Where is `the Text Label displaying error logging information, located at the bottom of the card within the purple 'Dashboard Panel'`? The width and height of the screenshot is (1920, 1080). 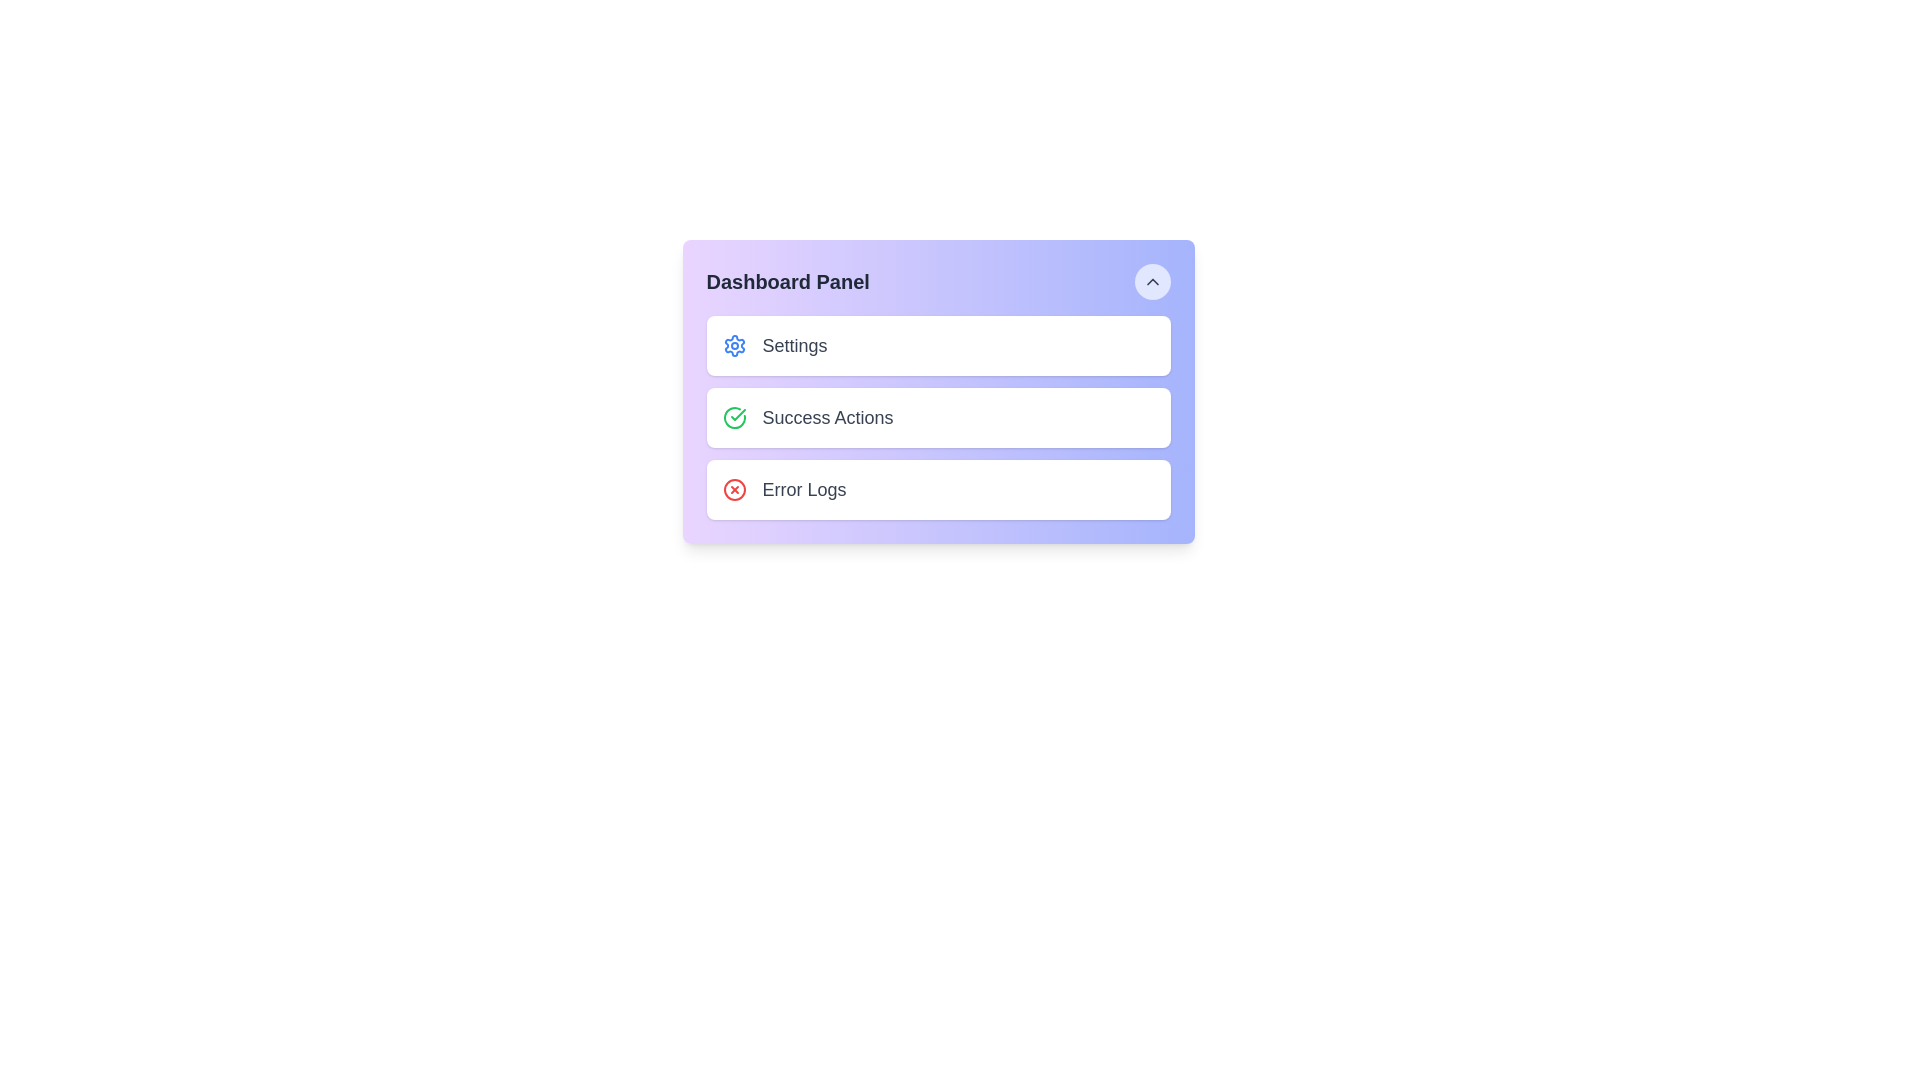
the Text Label displaying error logging information, located at the bottom of the card within the purple 'Dashboard Panel' is located at coordinates (804, 489).